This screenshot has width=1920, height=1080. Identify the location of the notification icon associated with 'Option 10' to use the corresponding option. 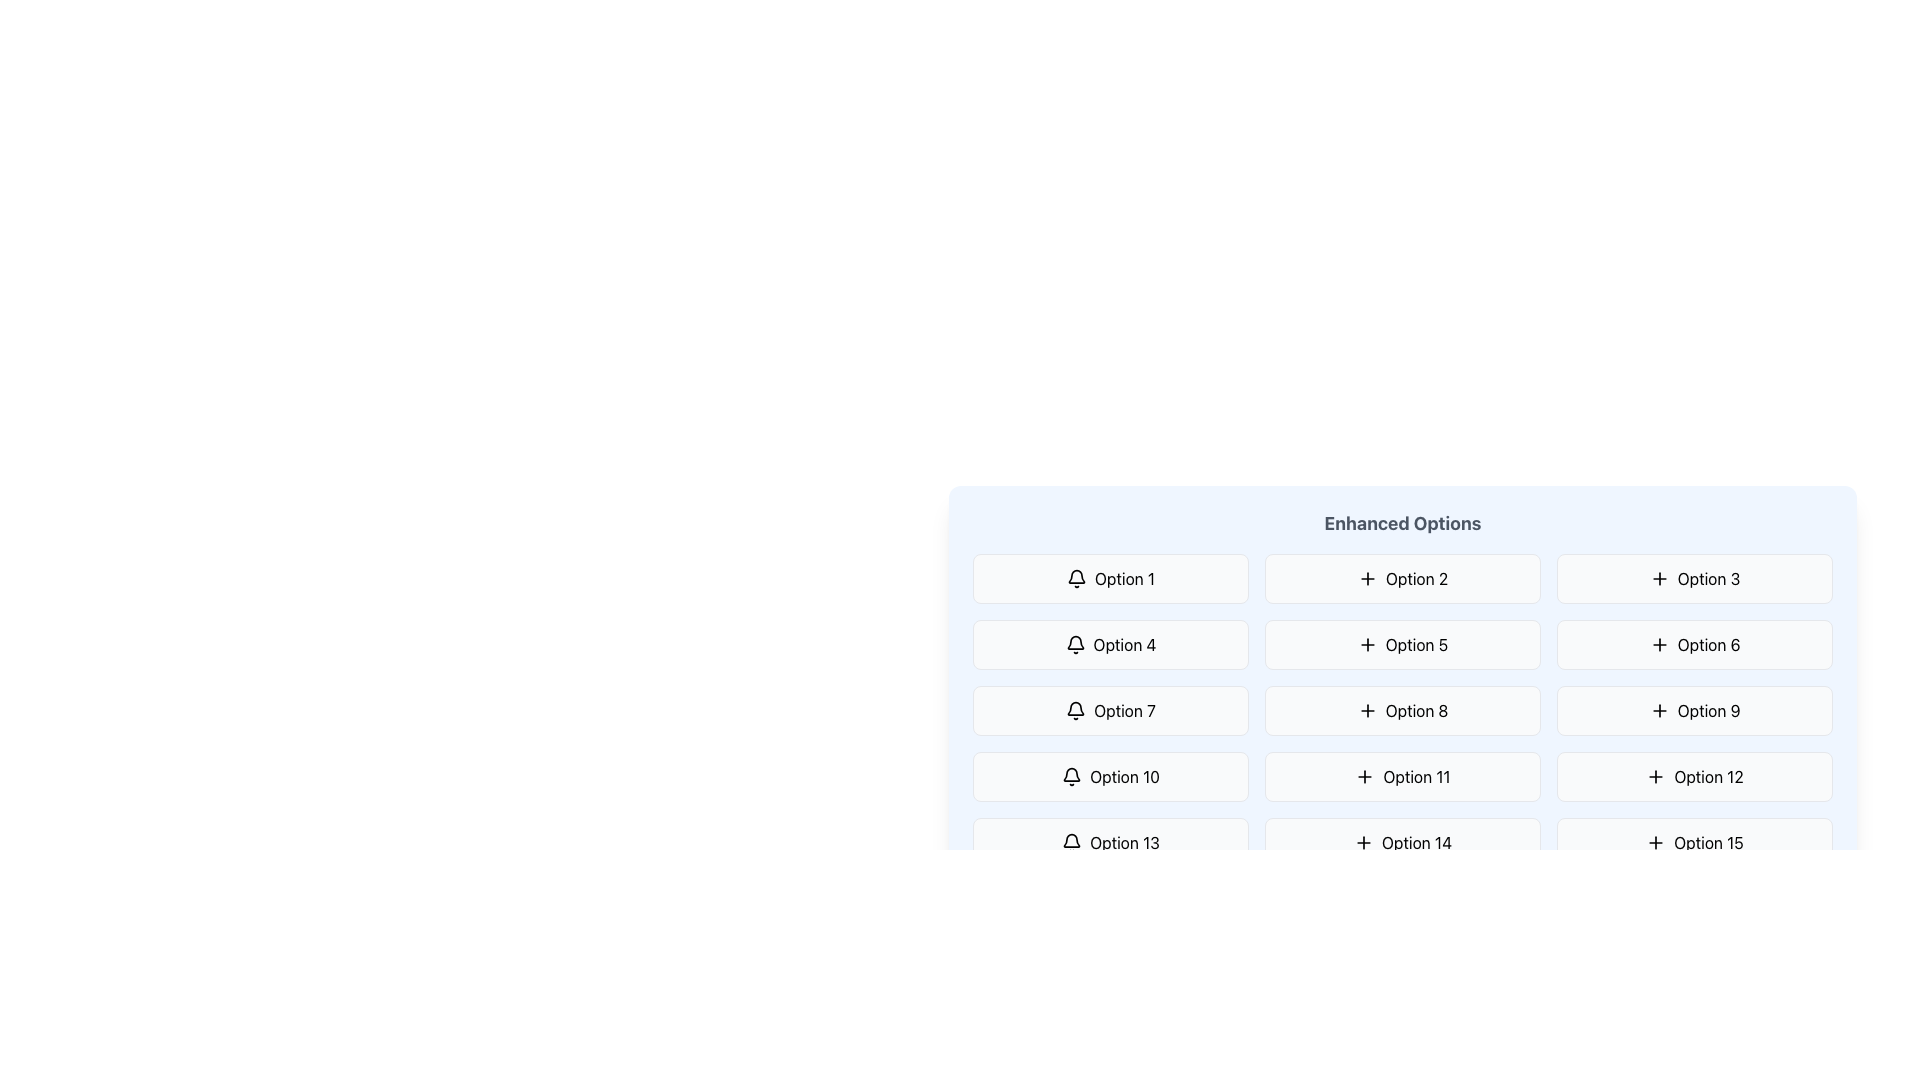
(1071, 773).